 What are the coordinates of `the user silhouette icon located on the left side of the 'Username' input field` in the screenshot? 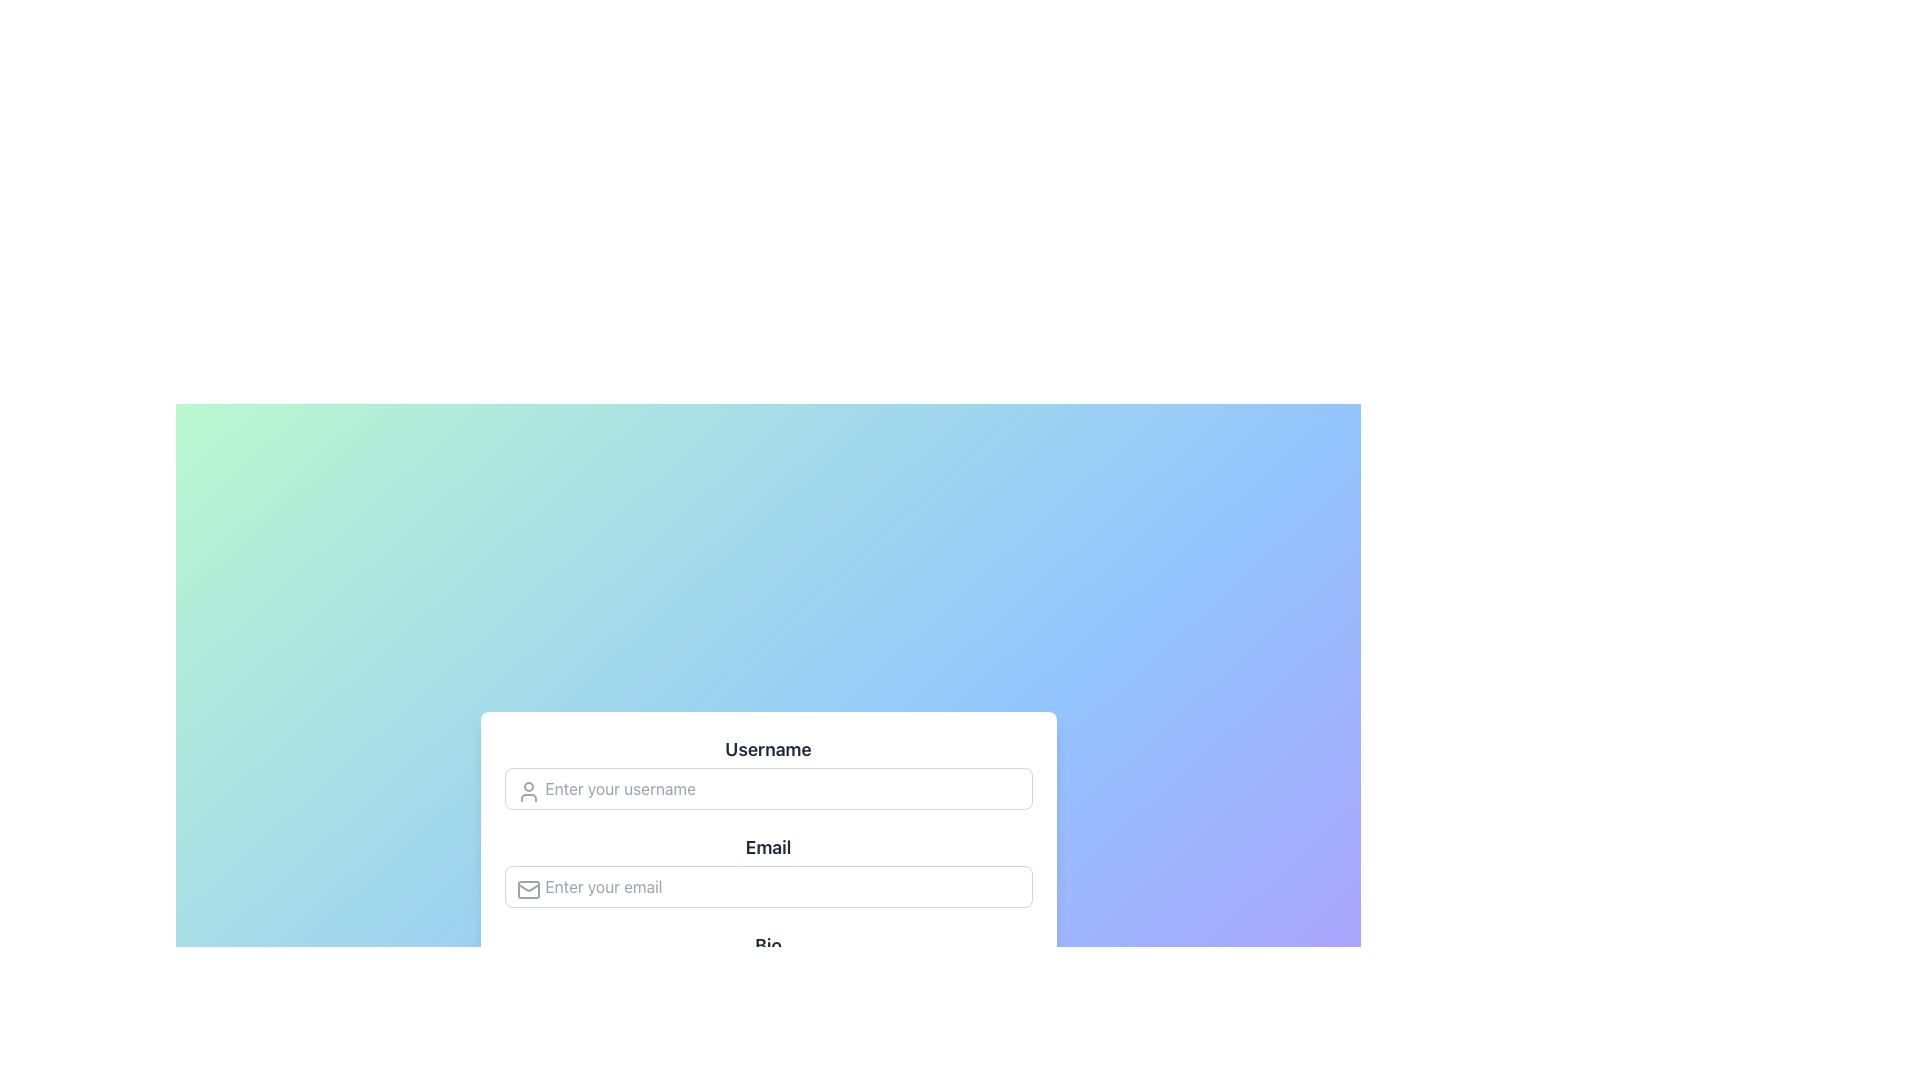 It's located at (528, 790).